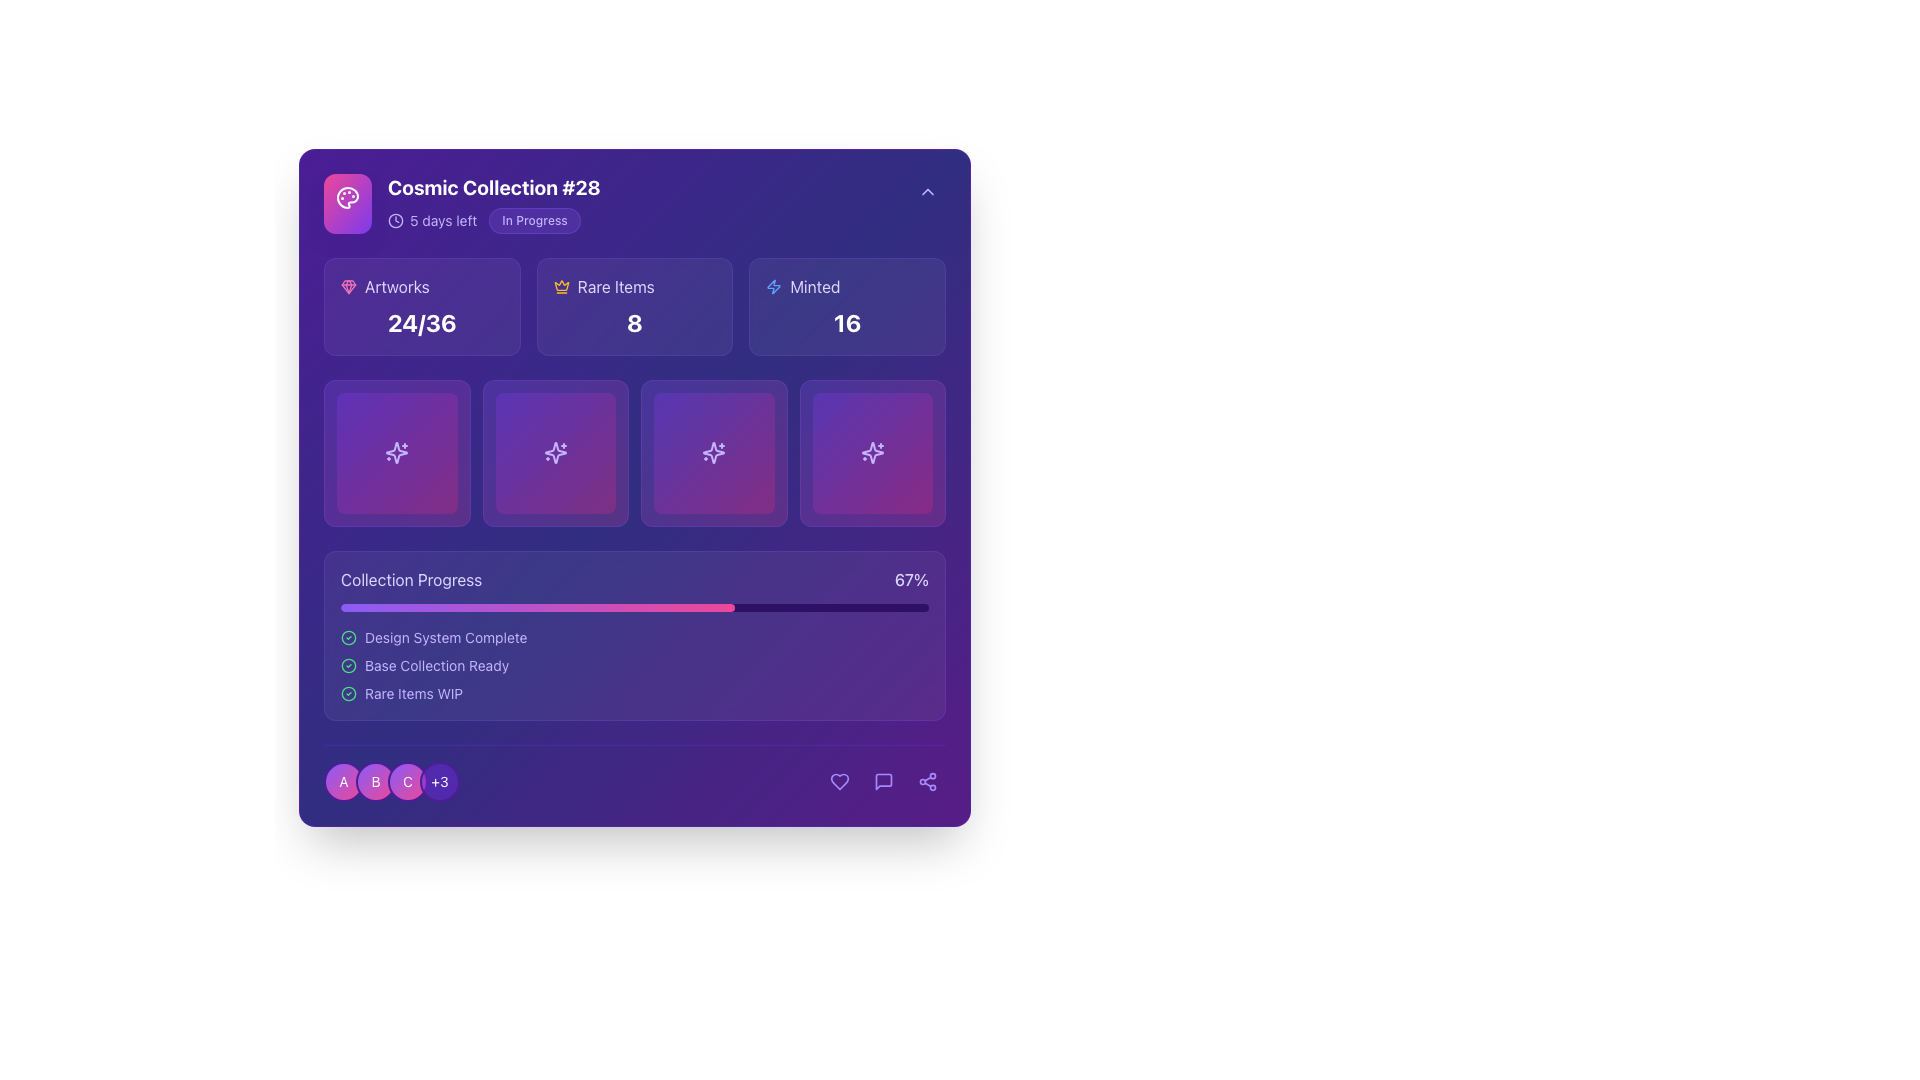  I want to click on the Data card with a purple background, featuring the text 'Rare Items' and the number '8', located in the second column between 'Artworks 24/36' and 'Minted 16', so click(633, 307).